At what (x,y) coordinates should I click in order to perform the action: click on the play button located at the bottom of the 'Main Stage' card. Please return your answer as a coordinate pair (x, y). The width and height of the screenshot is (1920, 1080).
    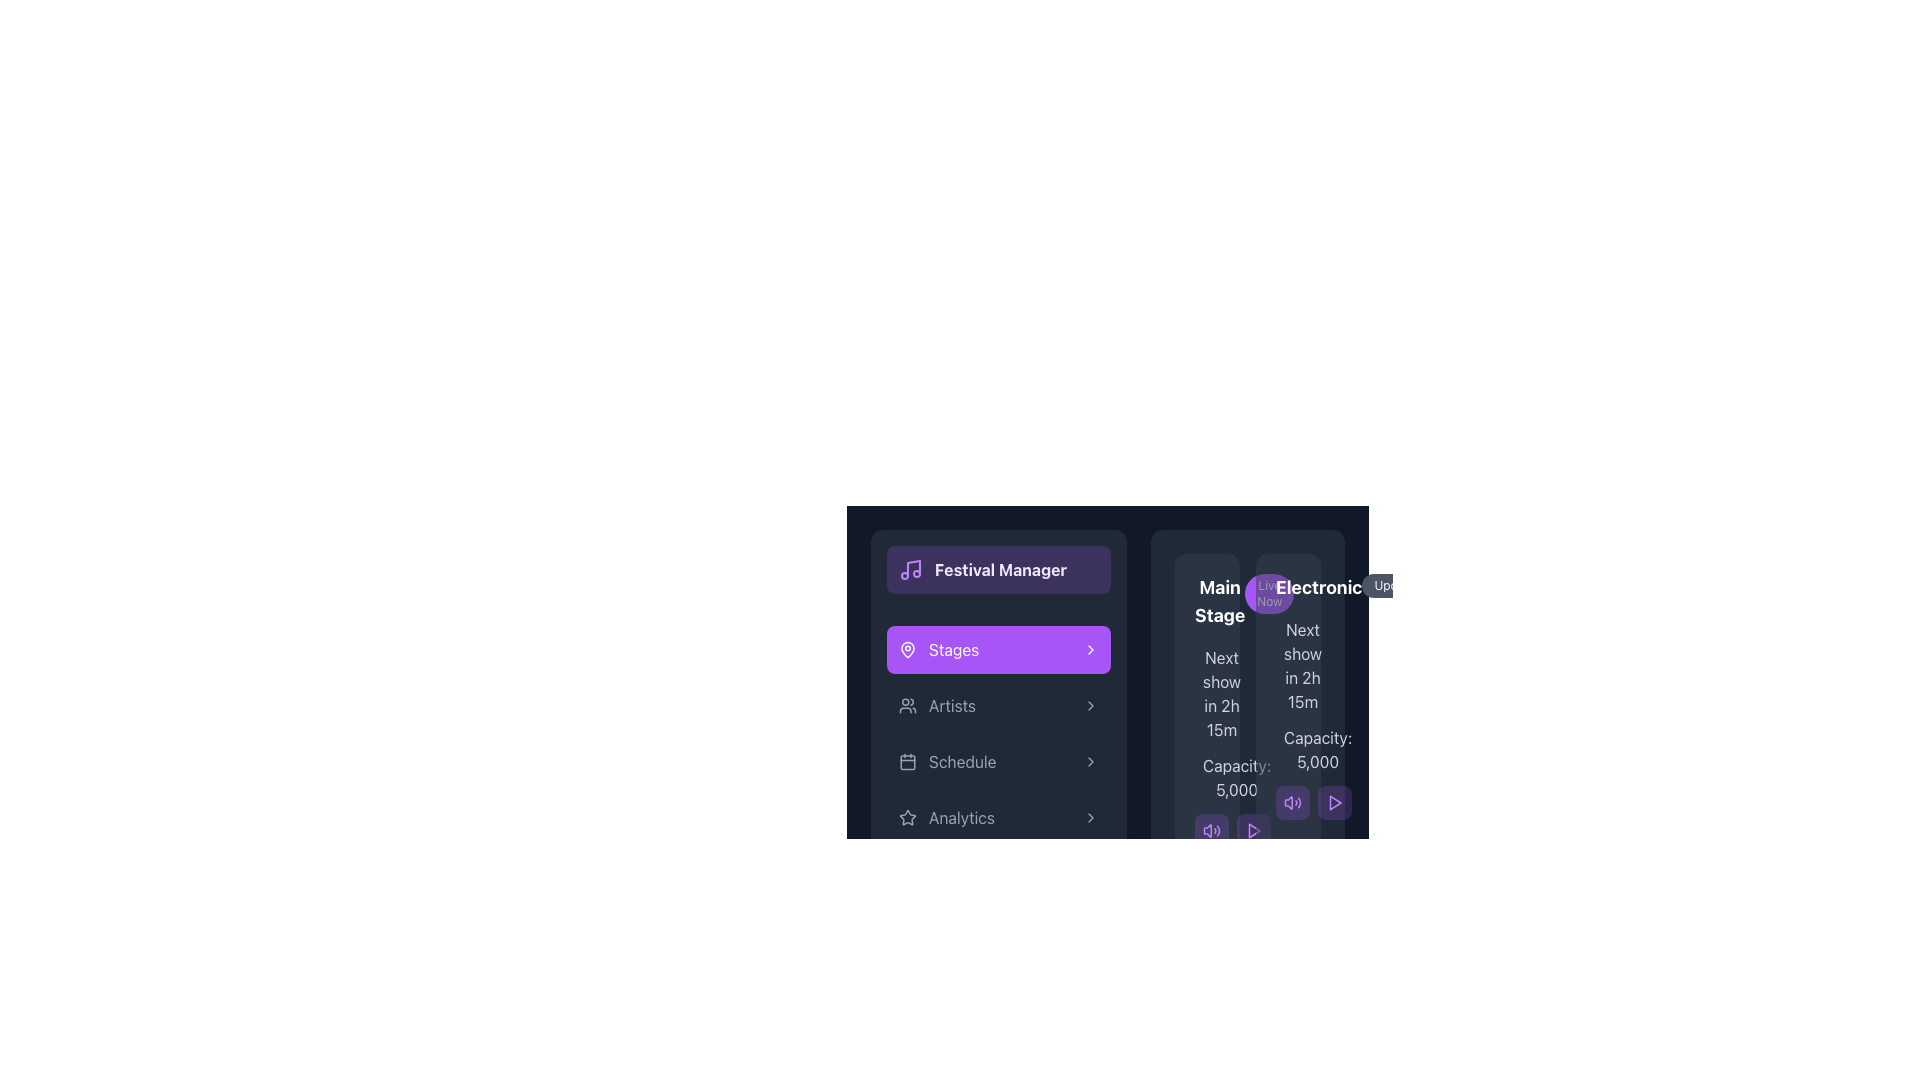
    Looking at the image, I should click on (1253, 830).